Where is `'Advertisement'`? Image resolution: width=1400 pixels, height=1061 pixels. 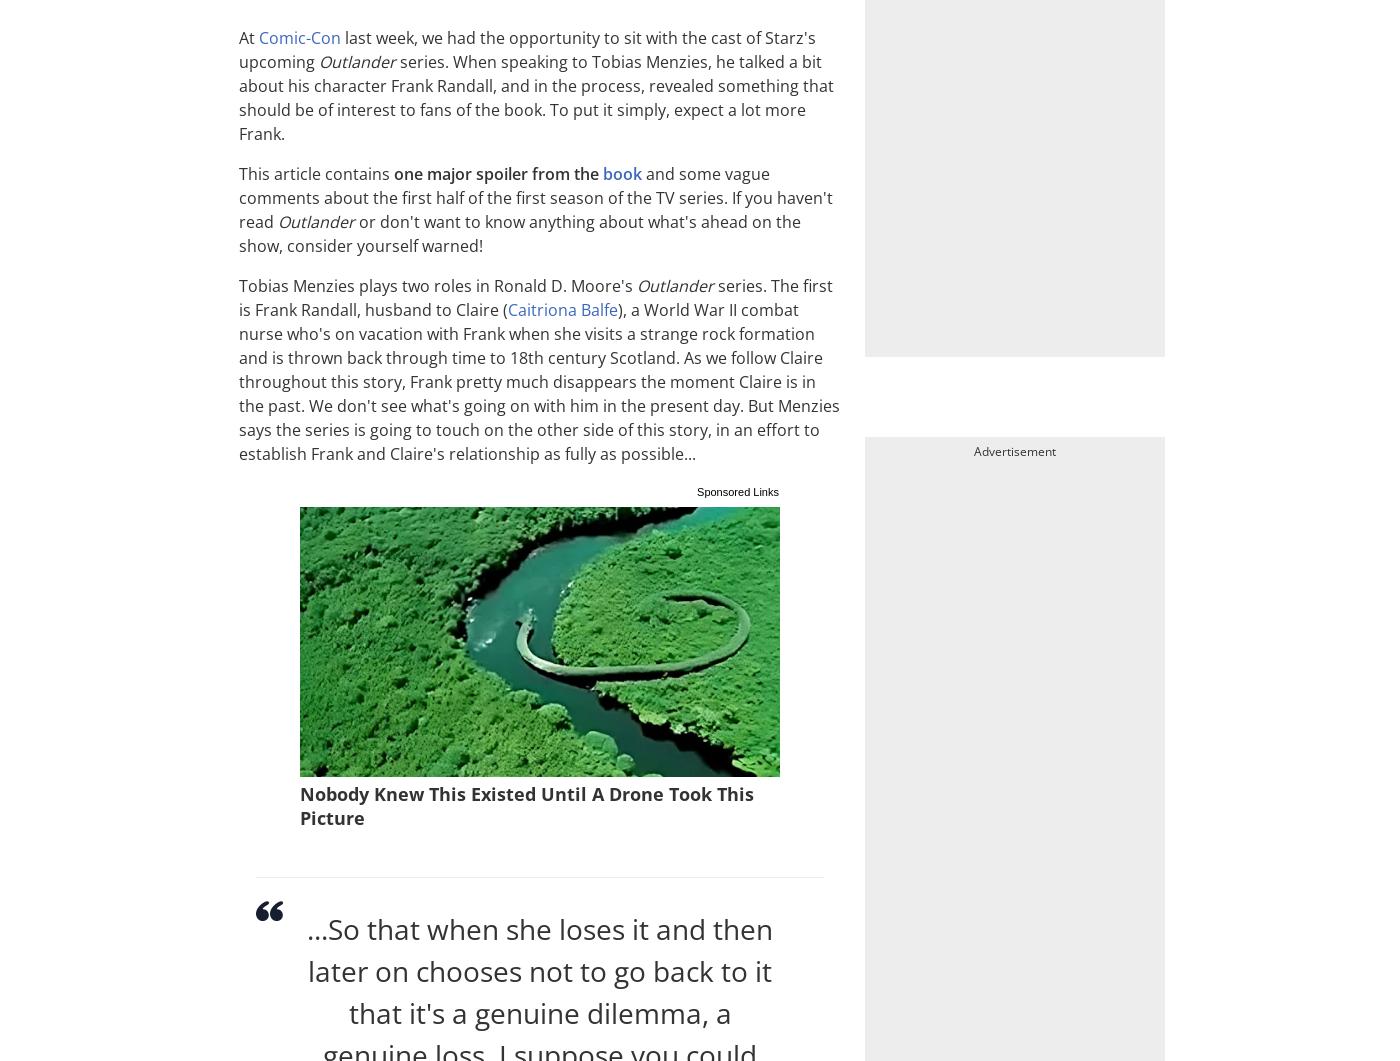
'Advertisement' is located at coordinates (972, 451).